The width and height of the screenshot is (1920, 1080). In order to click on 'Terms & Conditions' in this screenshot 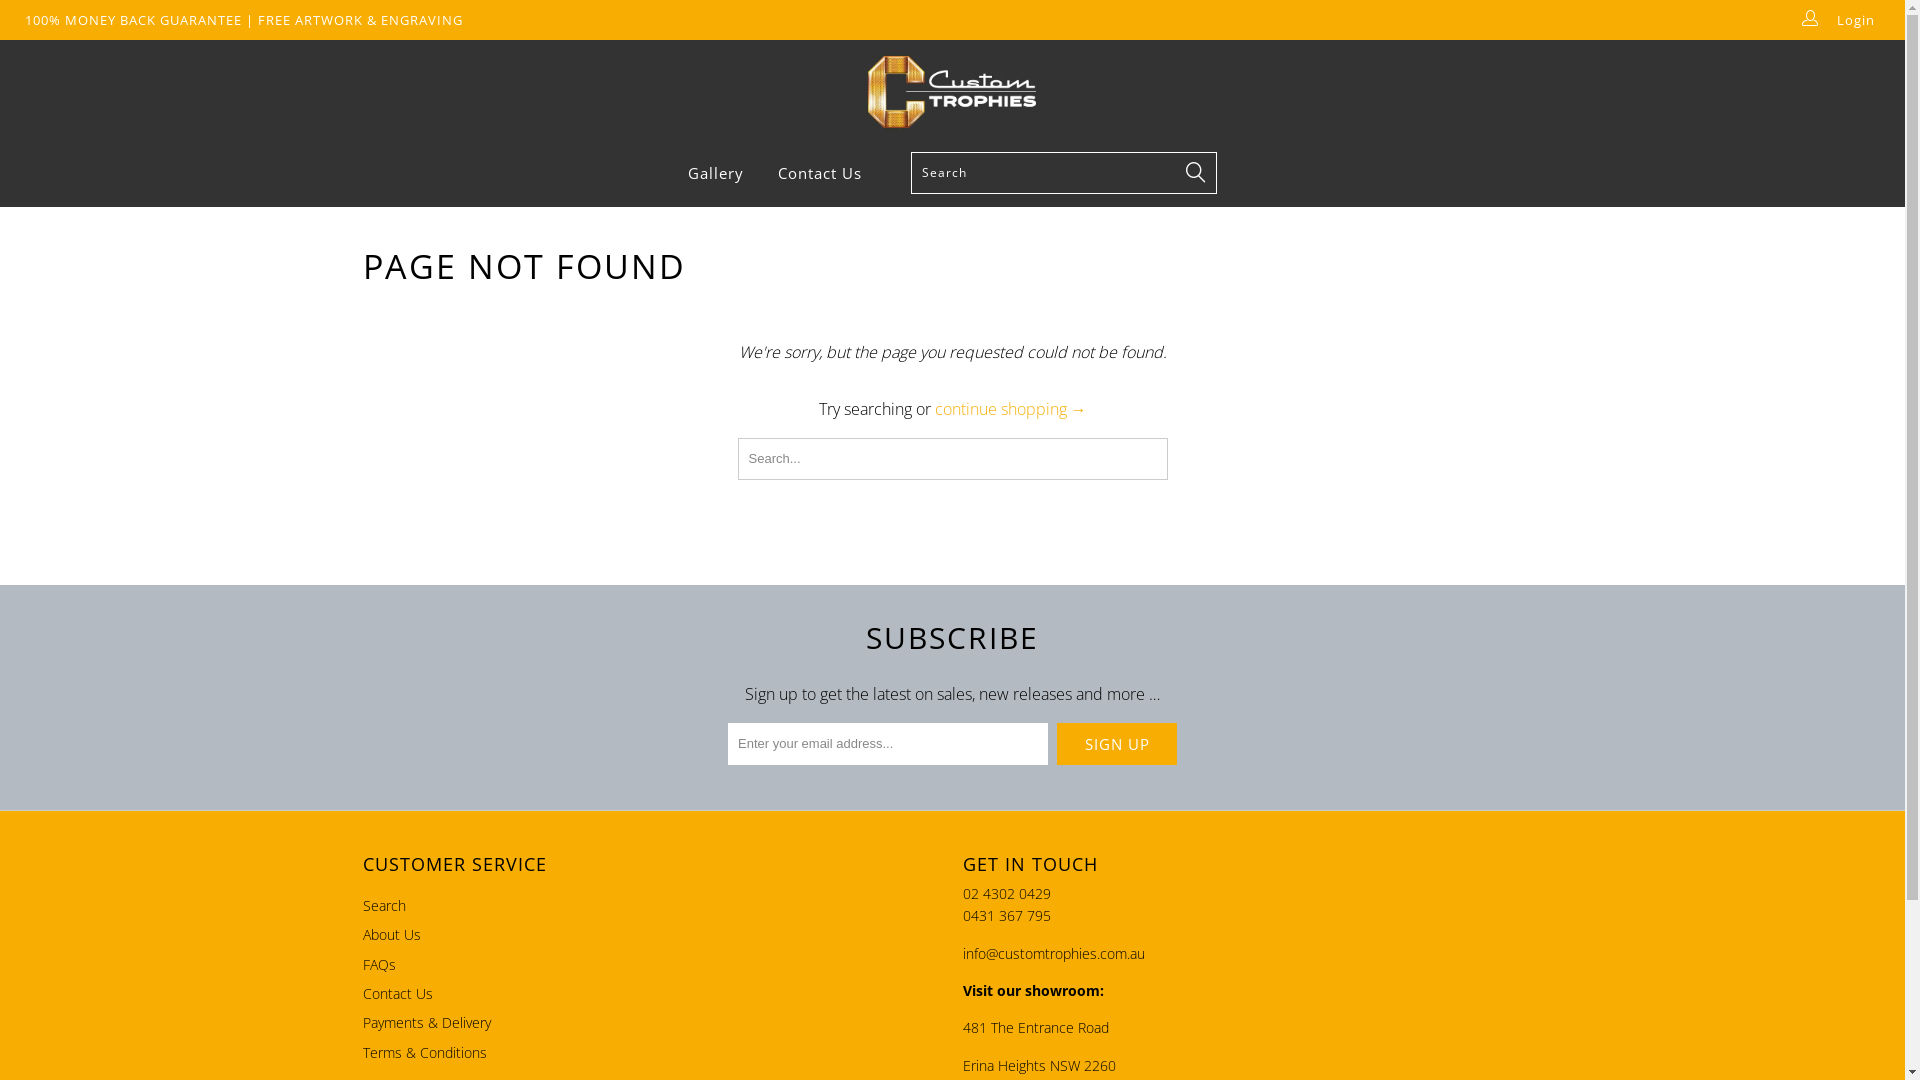, I will do `click(422, 1051)`.